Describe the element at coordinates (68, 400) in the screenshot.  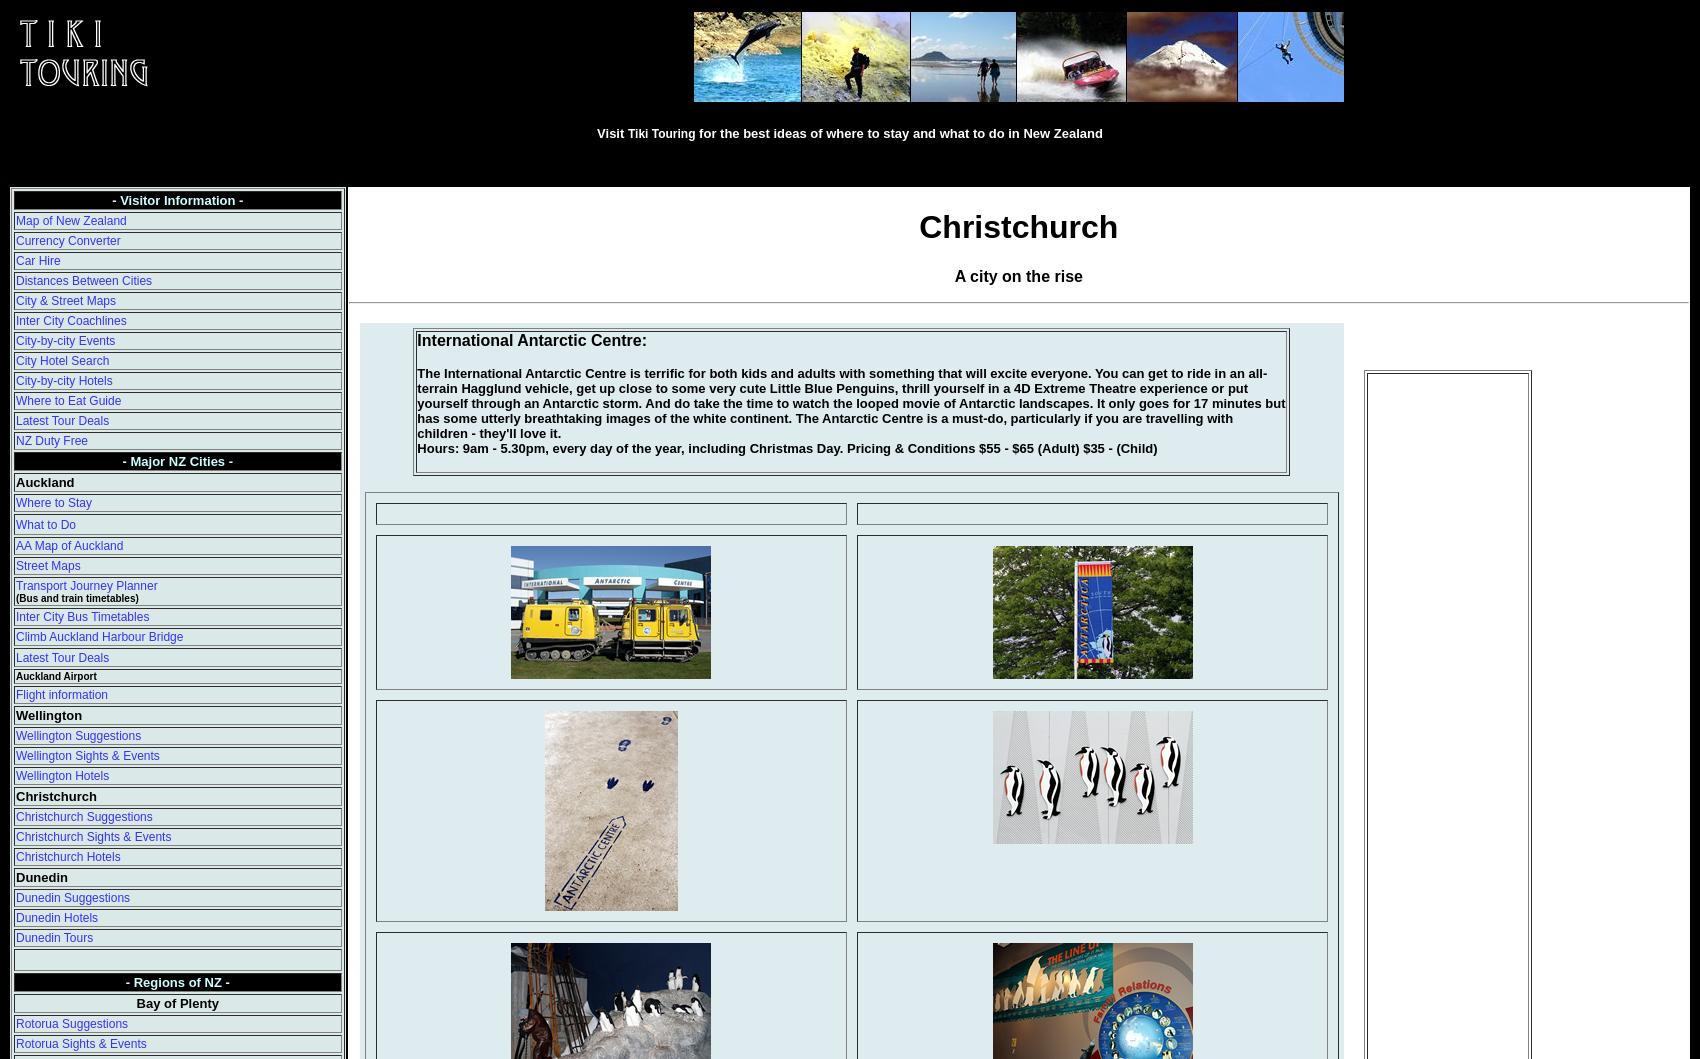
I see `'Where to Eat Guide'` at that location.